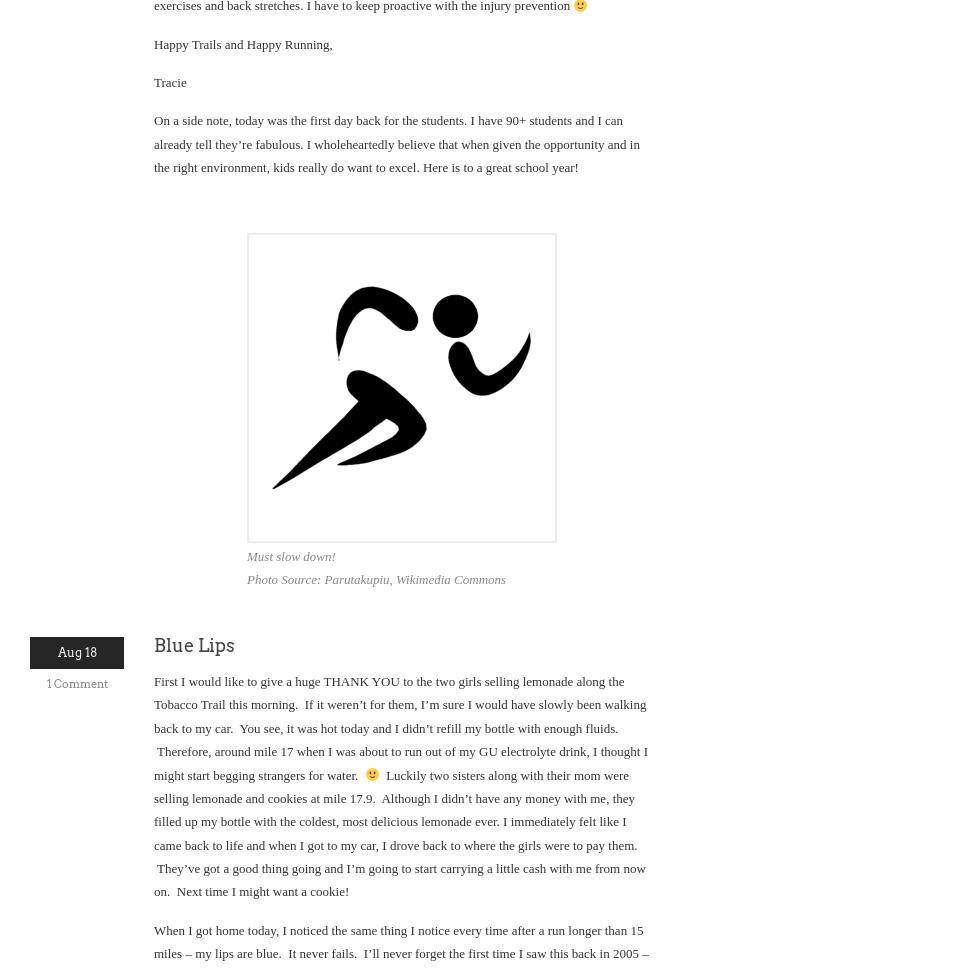  What do you see at coordinates (241, 43) in the screenshot?
I see `'Happy Trails and Happy Running,'` at bounding box center [241, 43].